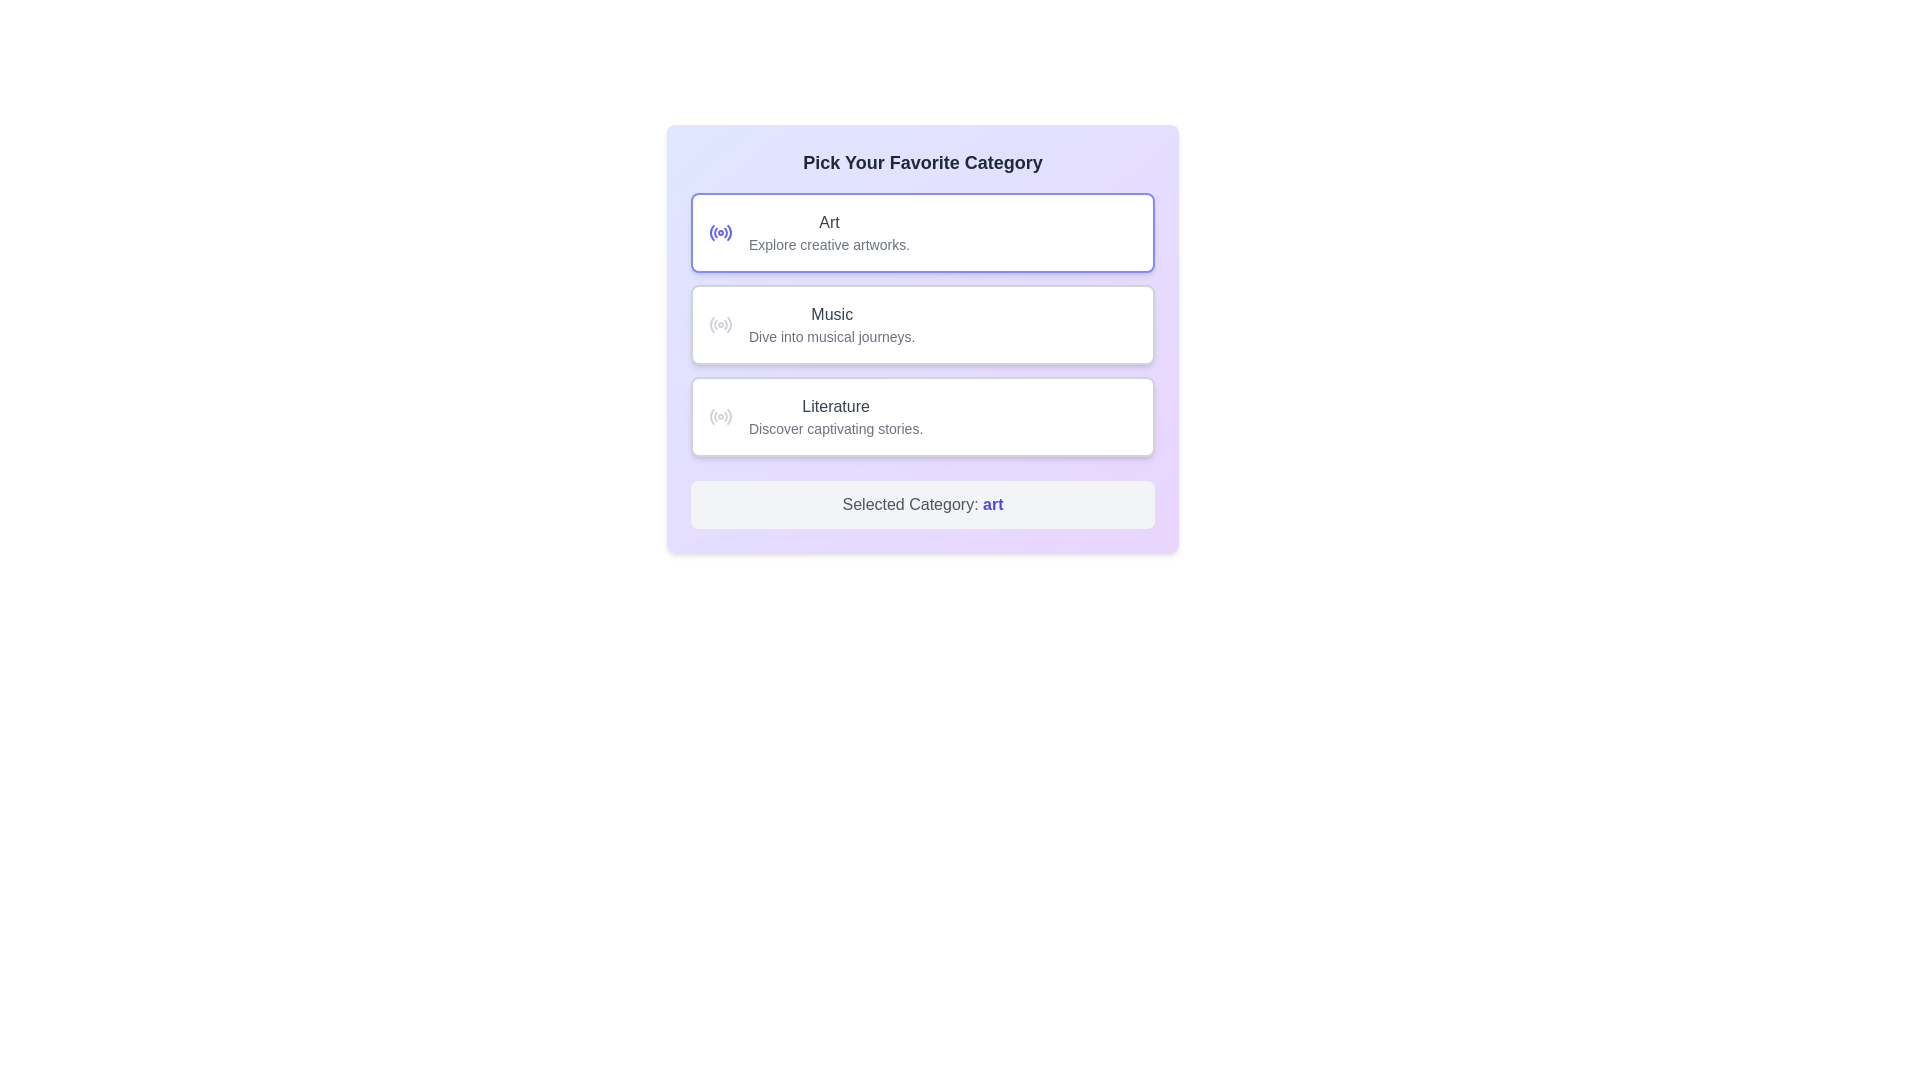 The height and width of the screenshot is (1080, 1920). I want to click on the 'Art' category icon located at the top-left corner of the button labeled 'Art Explore creative artworks', so click(720, 231).